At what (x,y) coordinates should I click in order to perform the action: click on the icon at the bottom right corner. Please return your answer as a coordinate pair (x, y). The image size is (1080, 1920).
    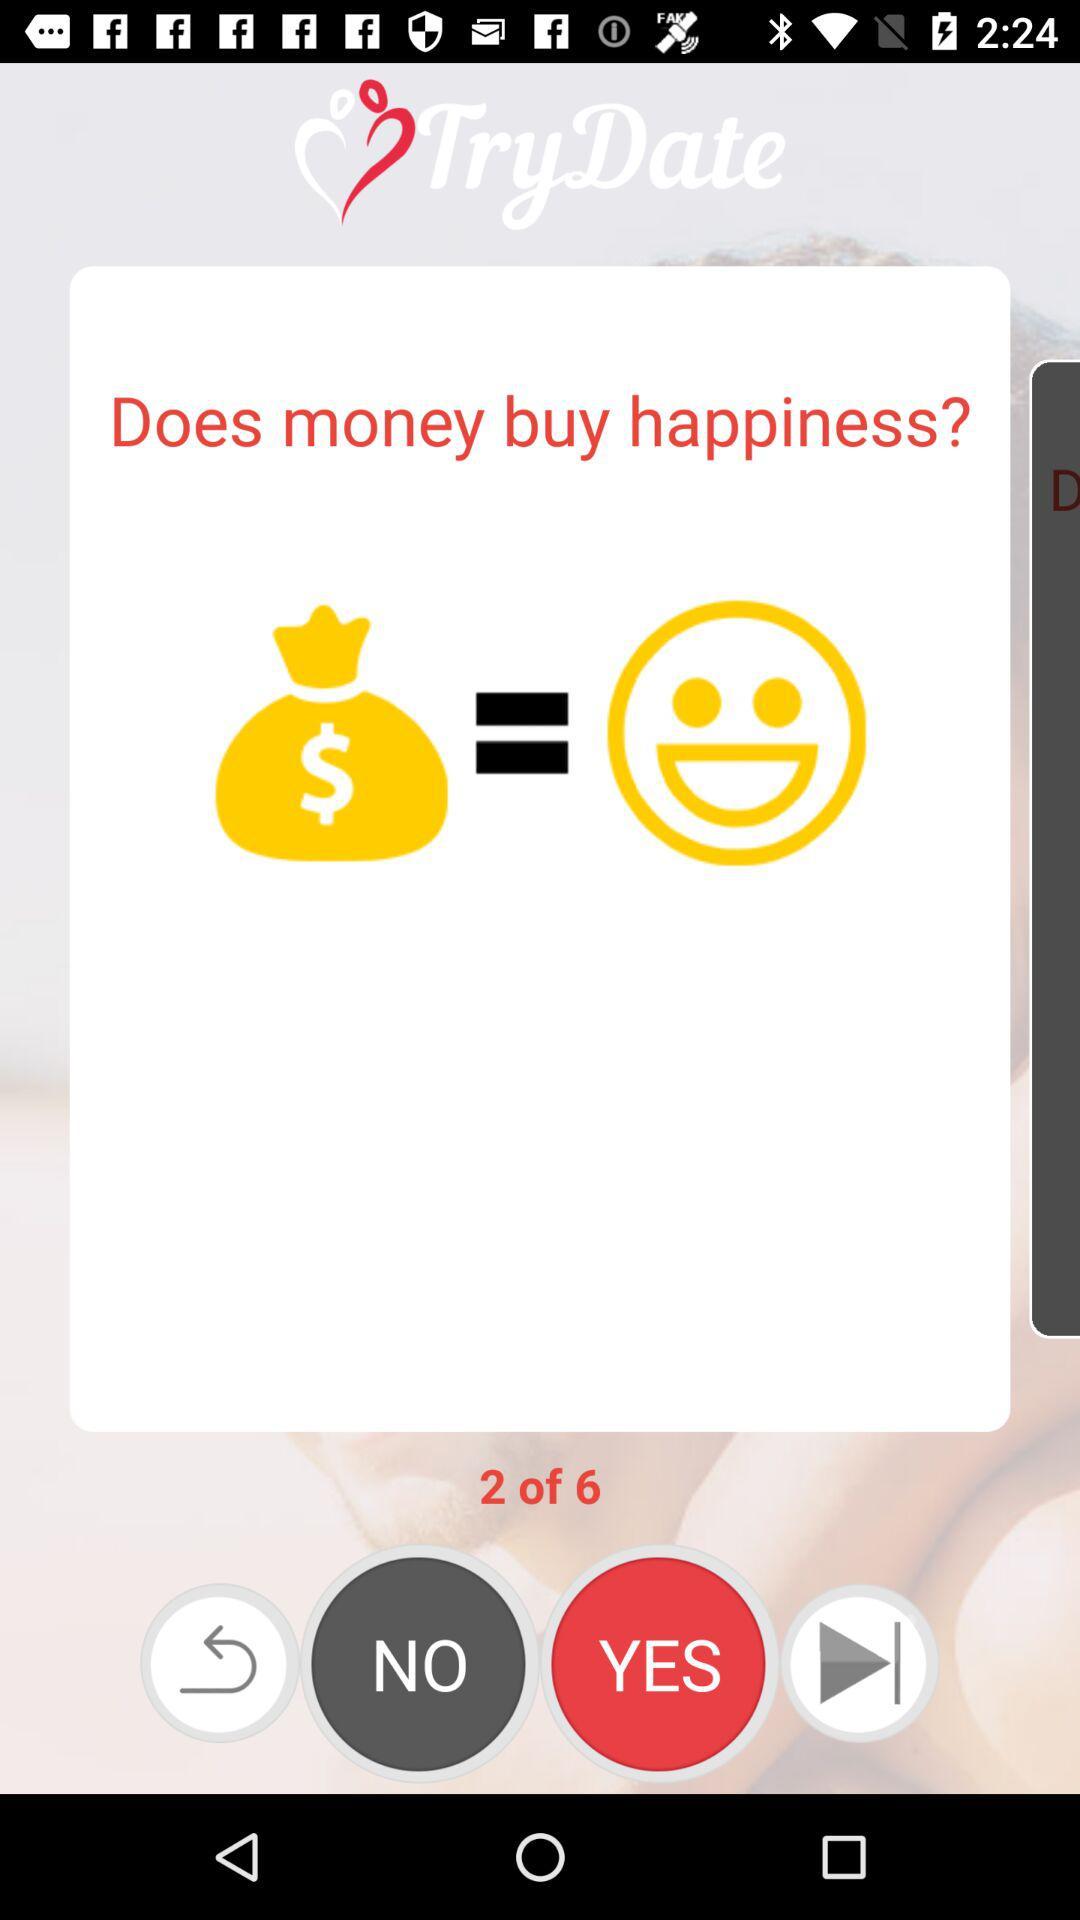
    Looking at the image, I should click on (858, 1663).